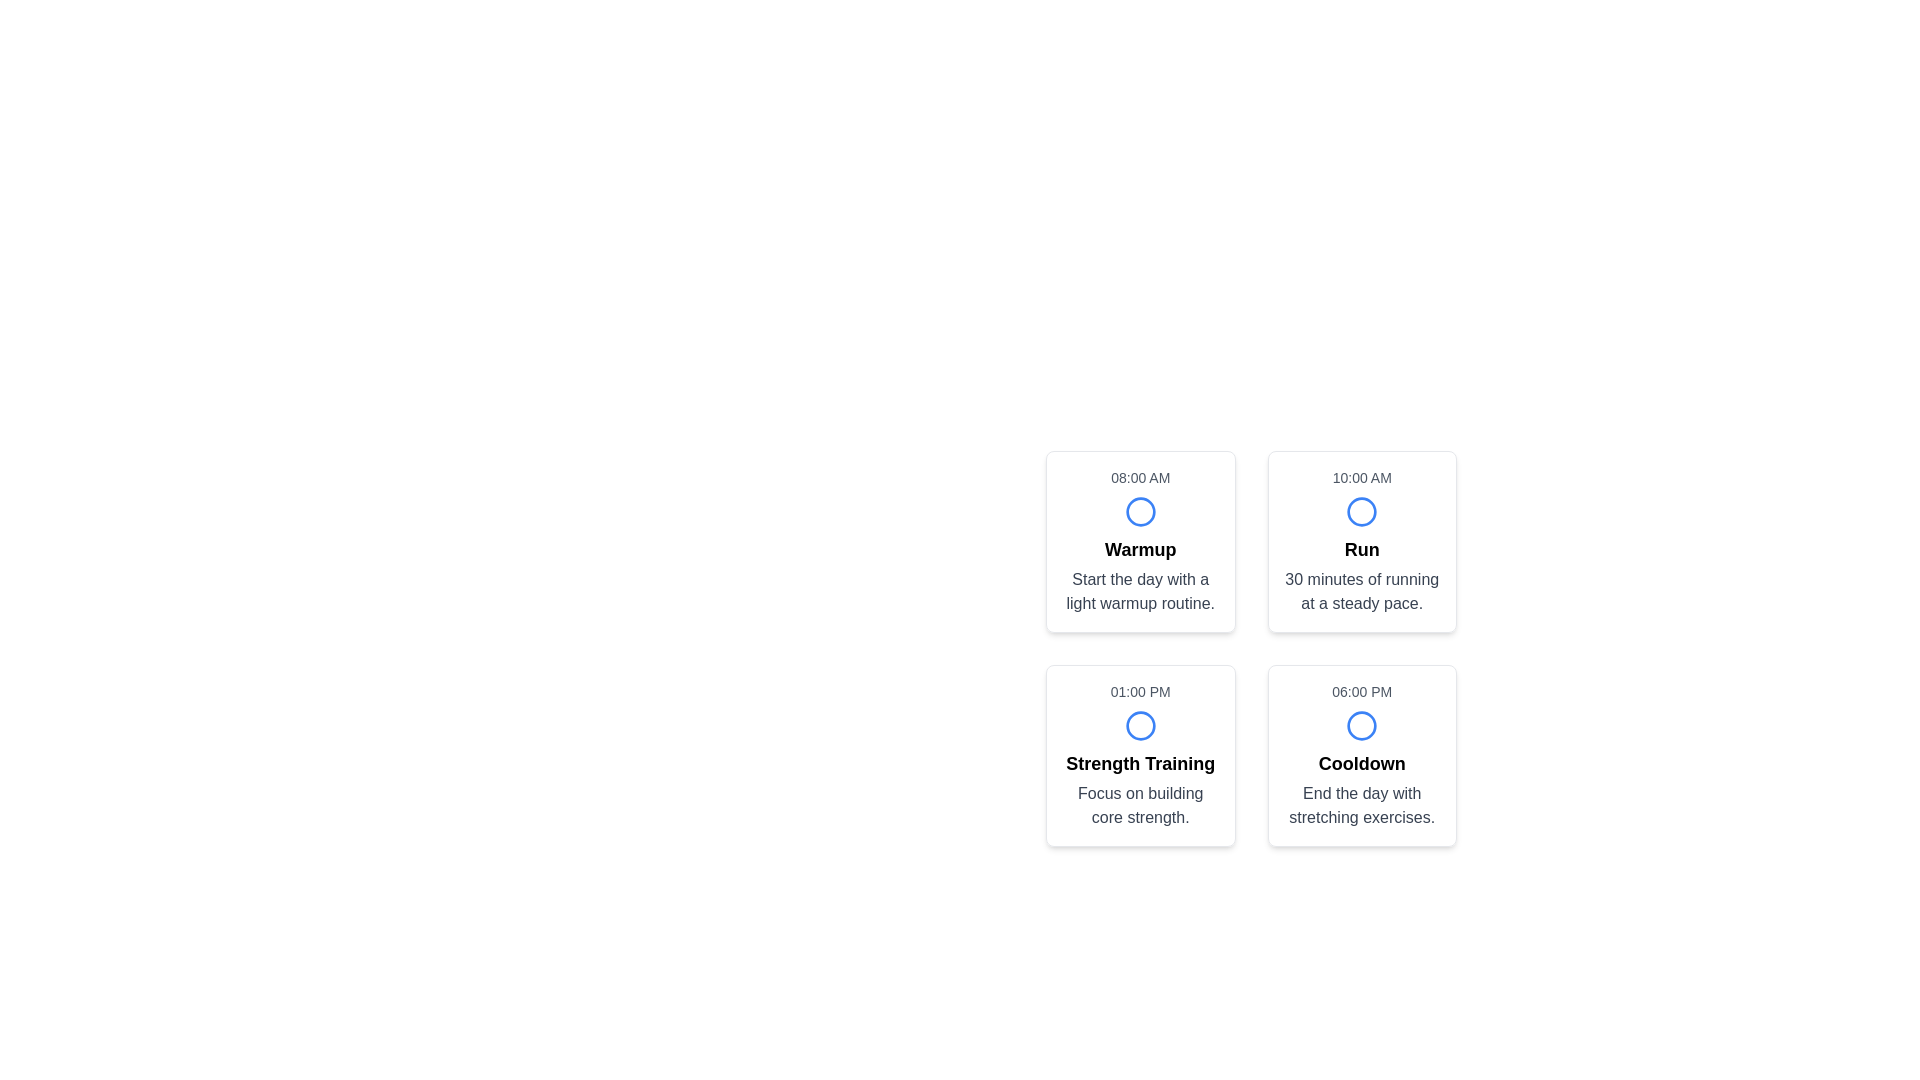  Describe the element at coordinates (1361, 690) in the screenshot. I see `timestamp text label located centrally in the bottom-right block of the grid layout, which indicates the start time of an event or activity` at that location.